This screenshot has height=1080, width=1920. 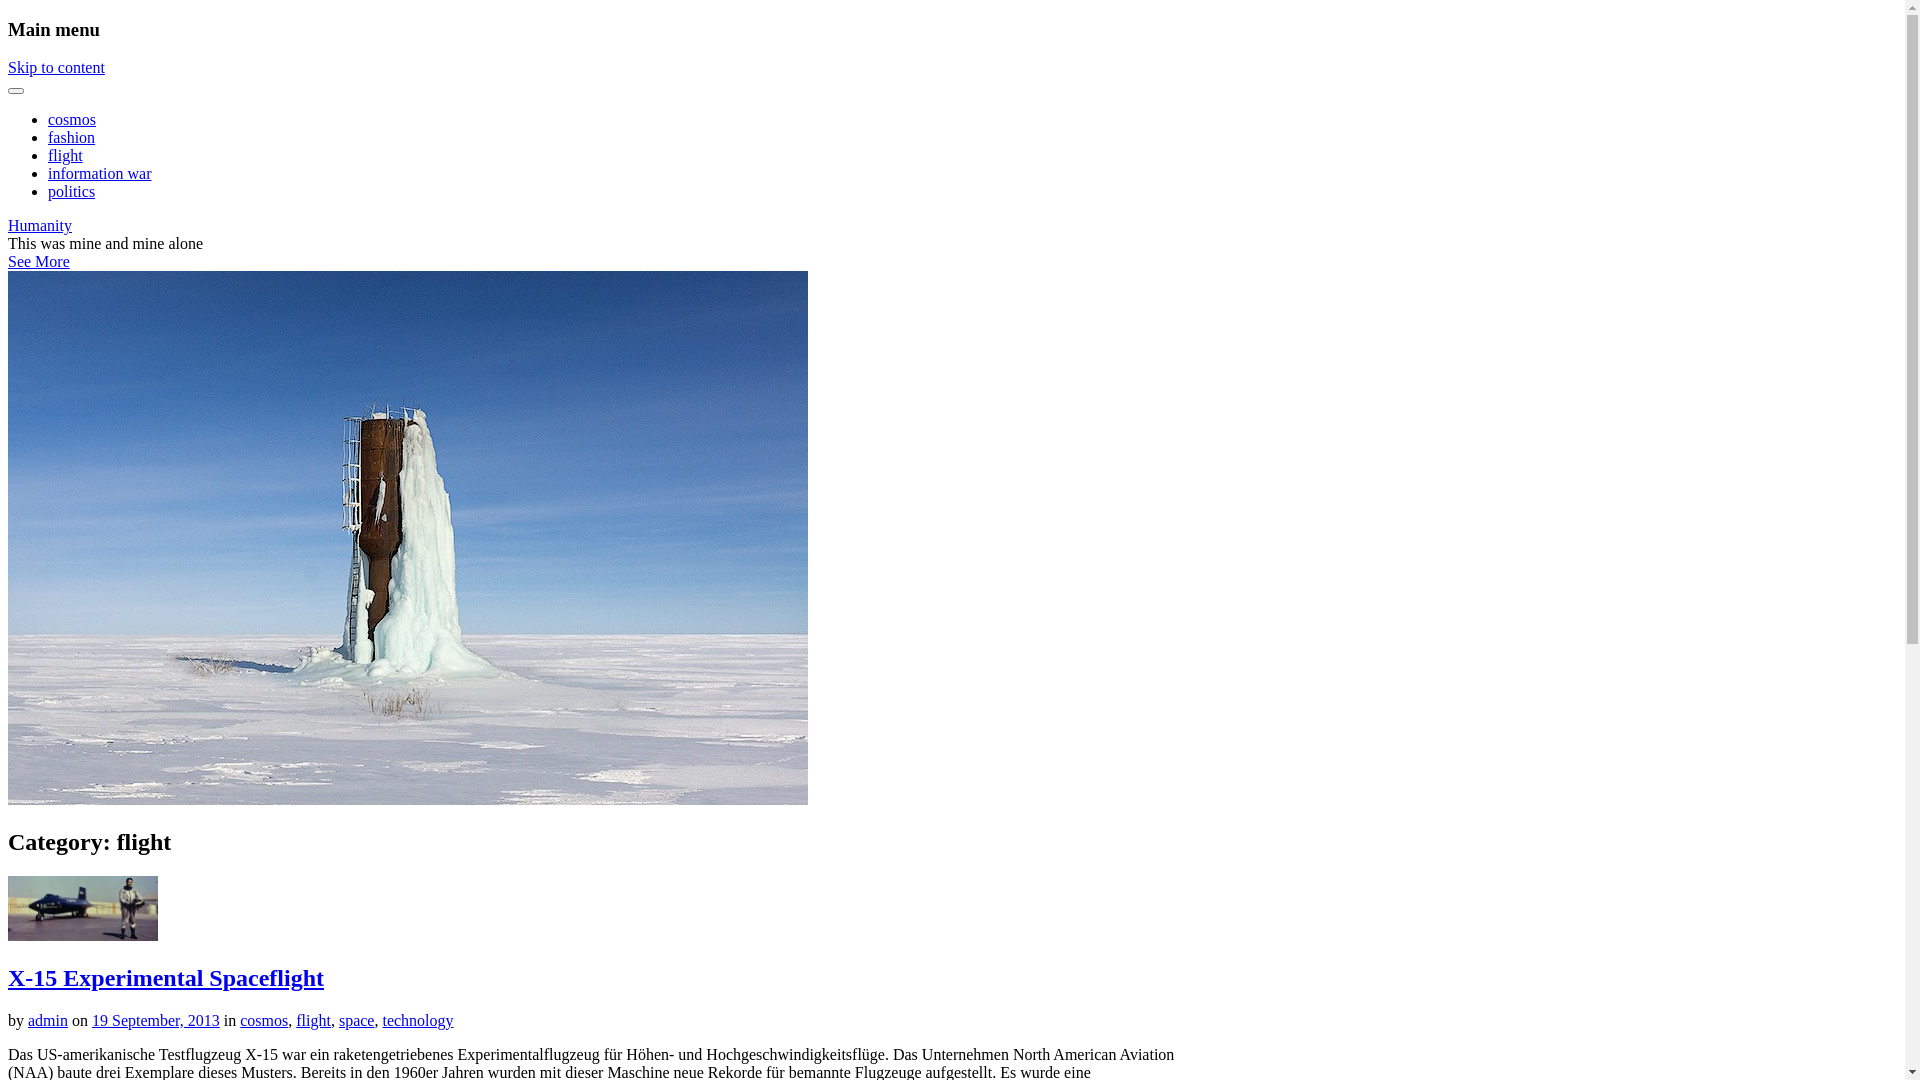 I want to click on 'information war', so click(x=48, y=172).